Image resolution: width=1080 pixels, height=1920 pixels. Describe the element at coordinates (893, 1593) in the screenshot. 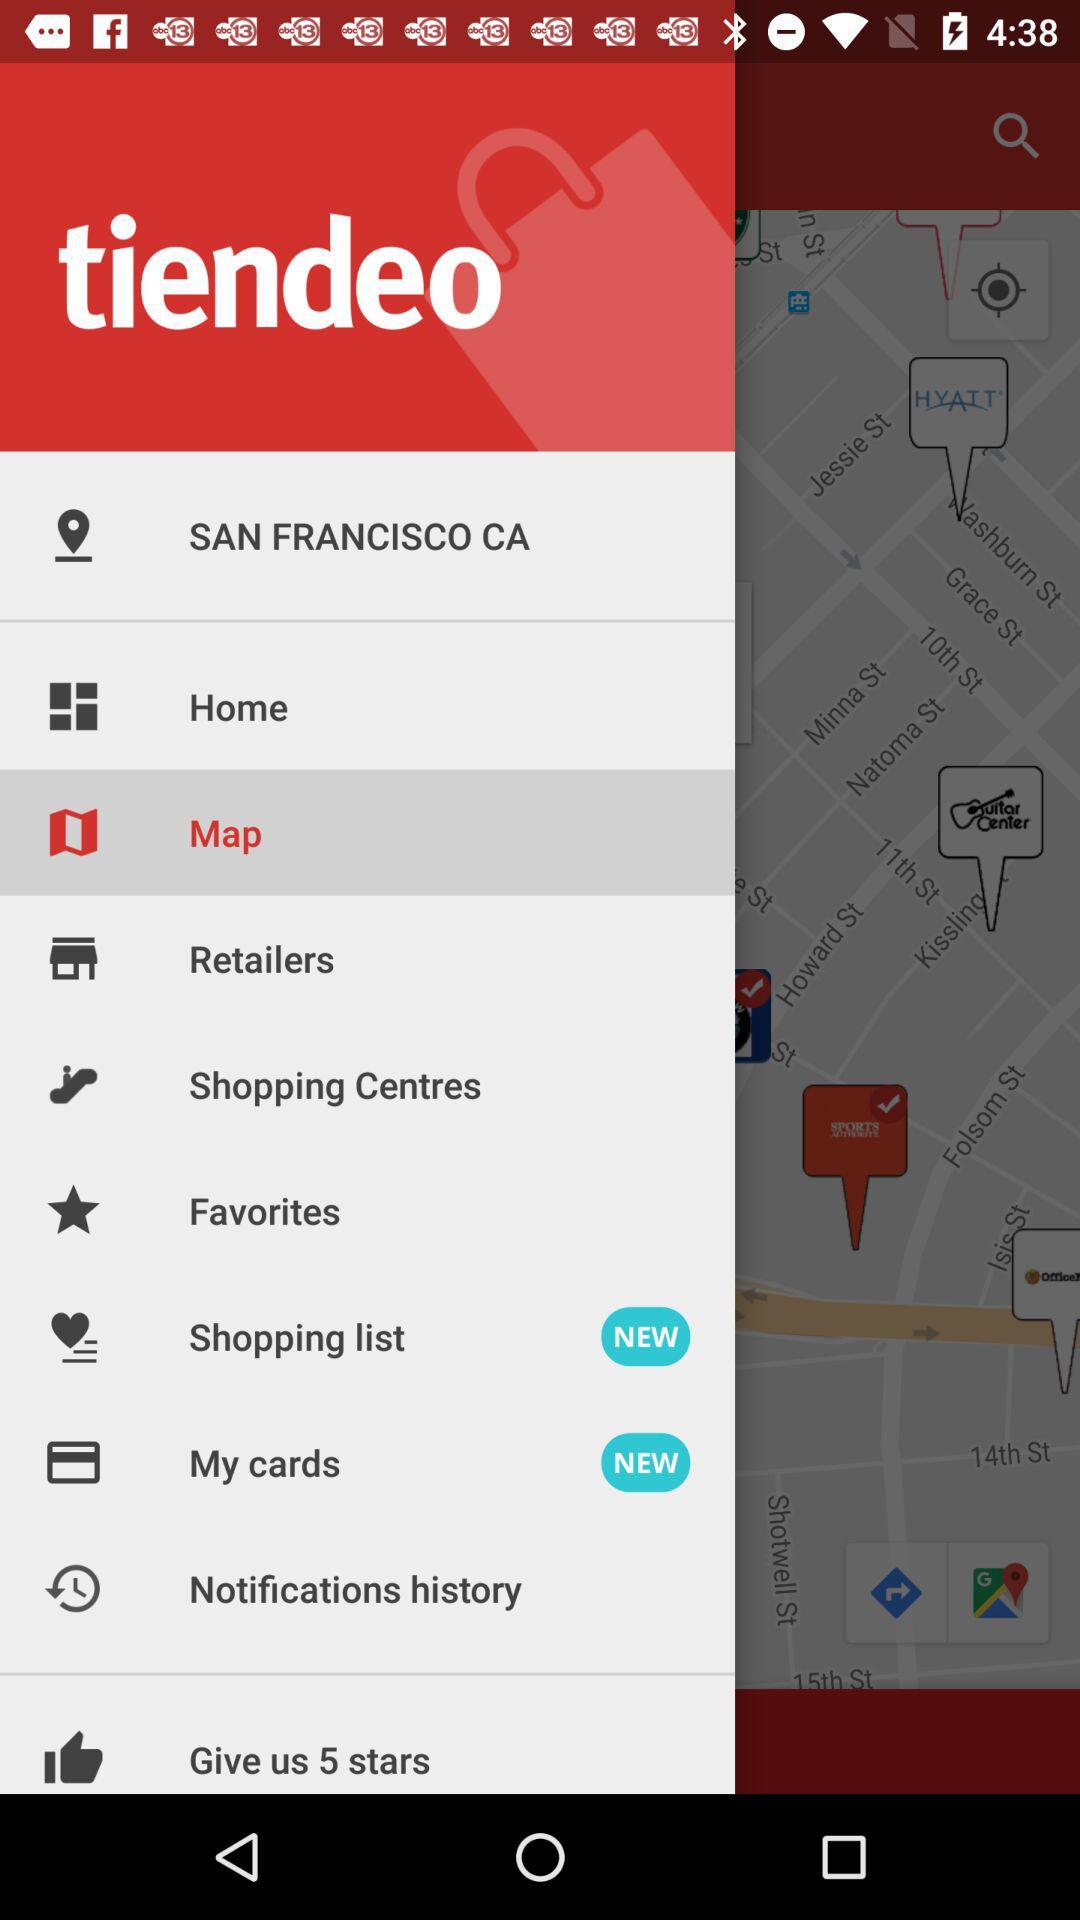

I see `the navigation icon` at that location.